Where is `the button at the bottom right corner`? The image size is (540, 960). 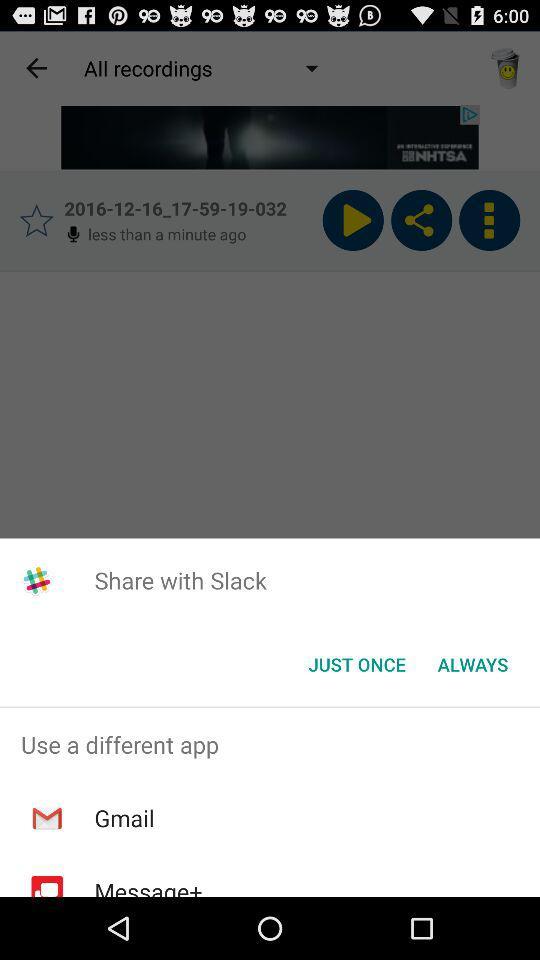 the button at the bottom right corner is located at coordinates (472, 664).